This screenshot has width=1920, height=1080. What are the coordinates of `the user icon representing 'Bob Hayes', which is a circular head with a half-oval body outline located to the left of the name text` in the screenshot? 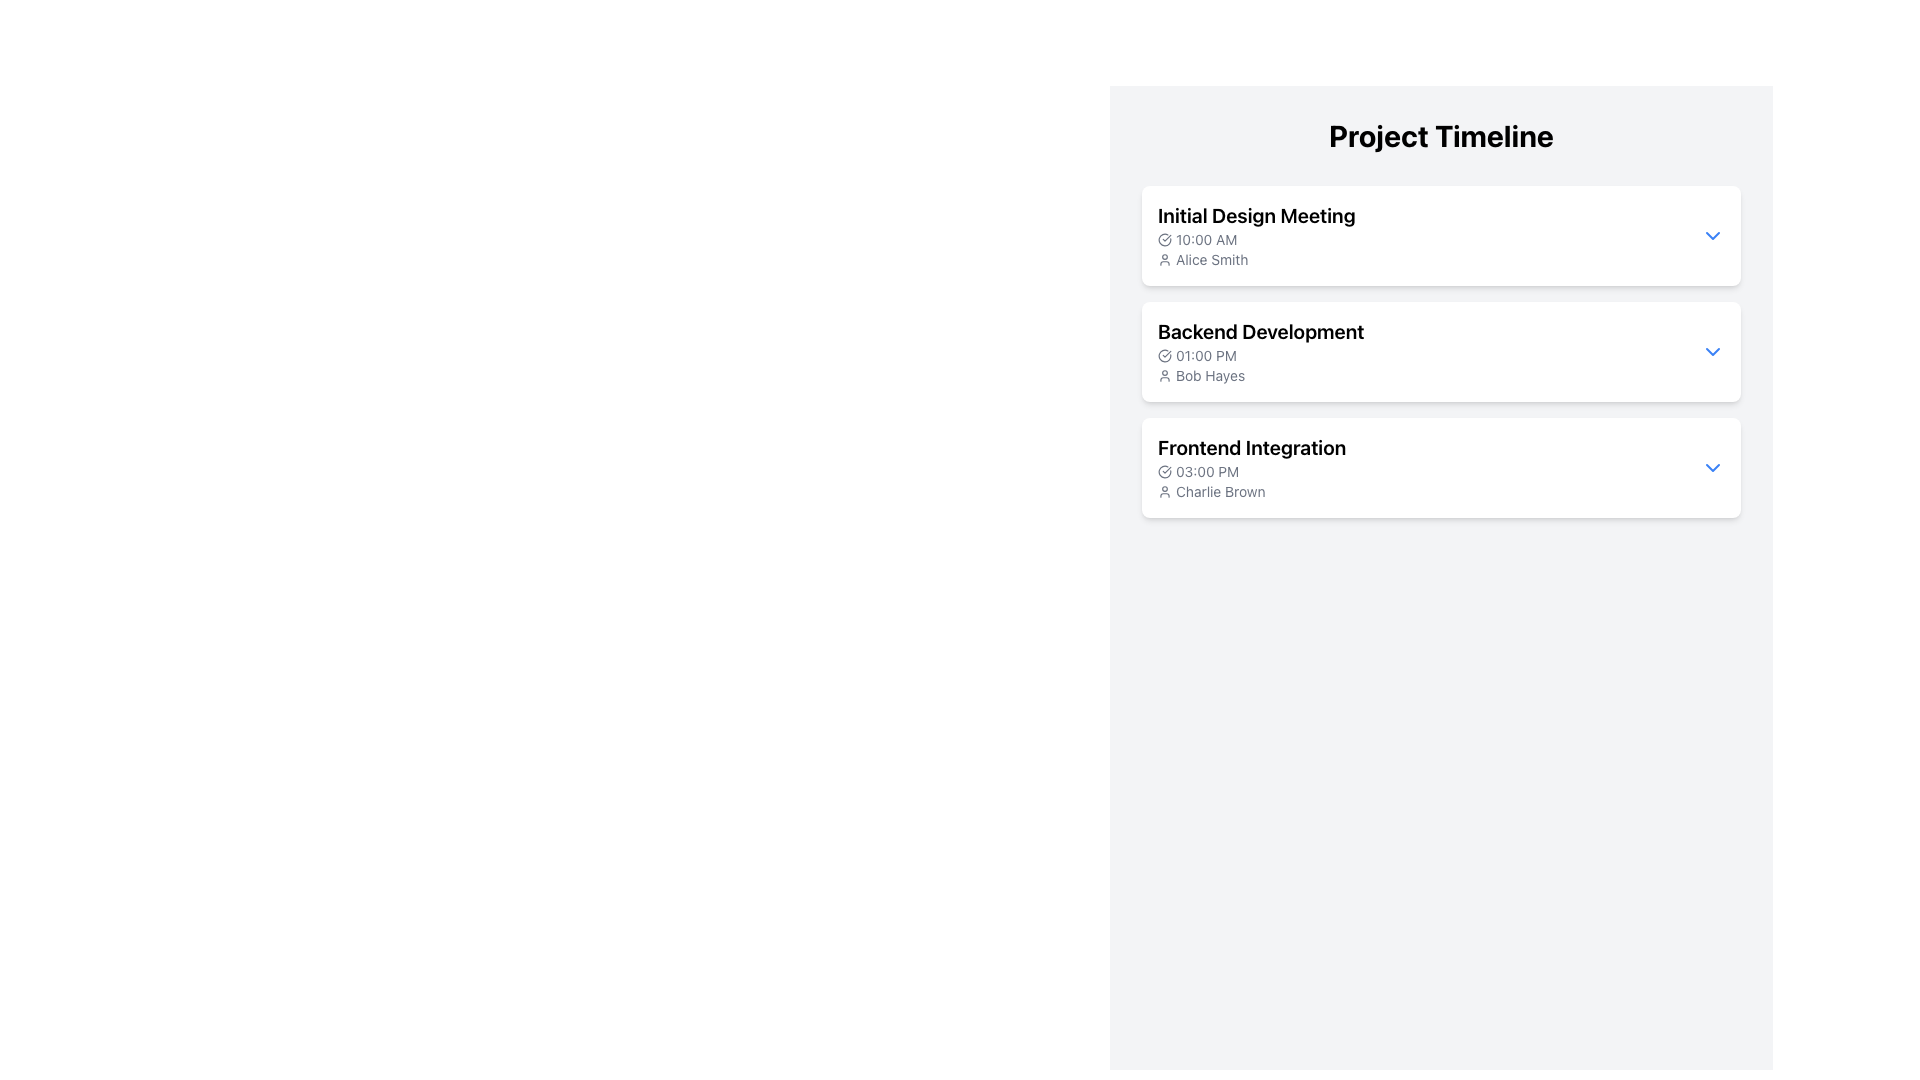 It's located at (1165, 375).